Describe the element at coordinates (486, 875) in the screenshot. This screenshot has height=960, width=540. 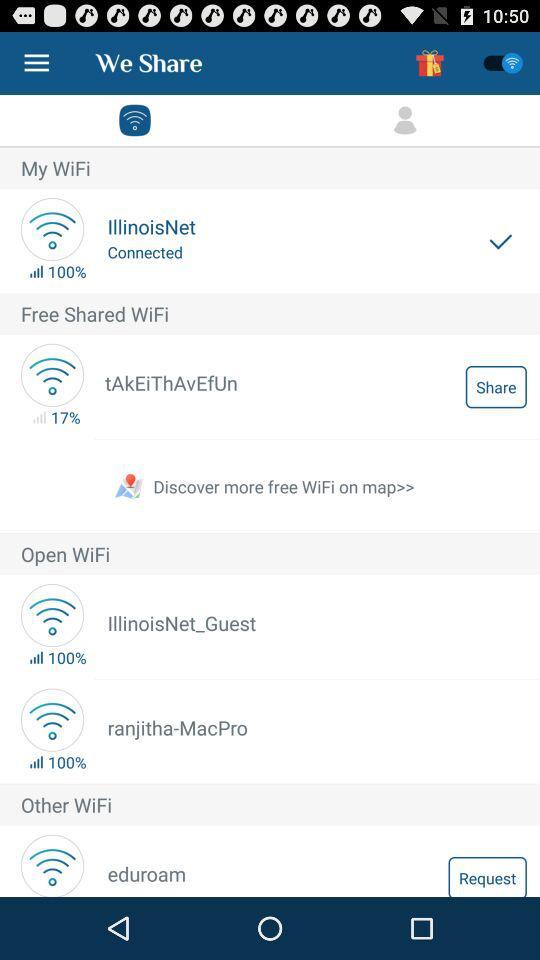
I see `icon to the right of the eduroam` at that location.